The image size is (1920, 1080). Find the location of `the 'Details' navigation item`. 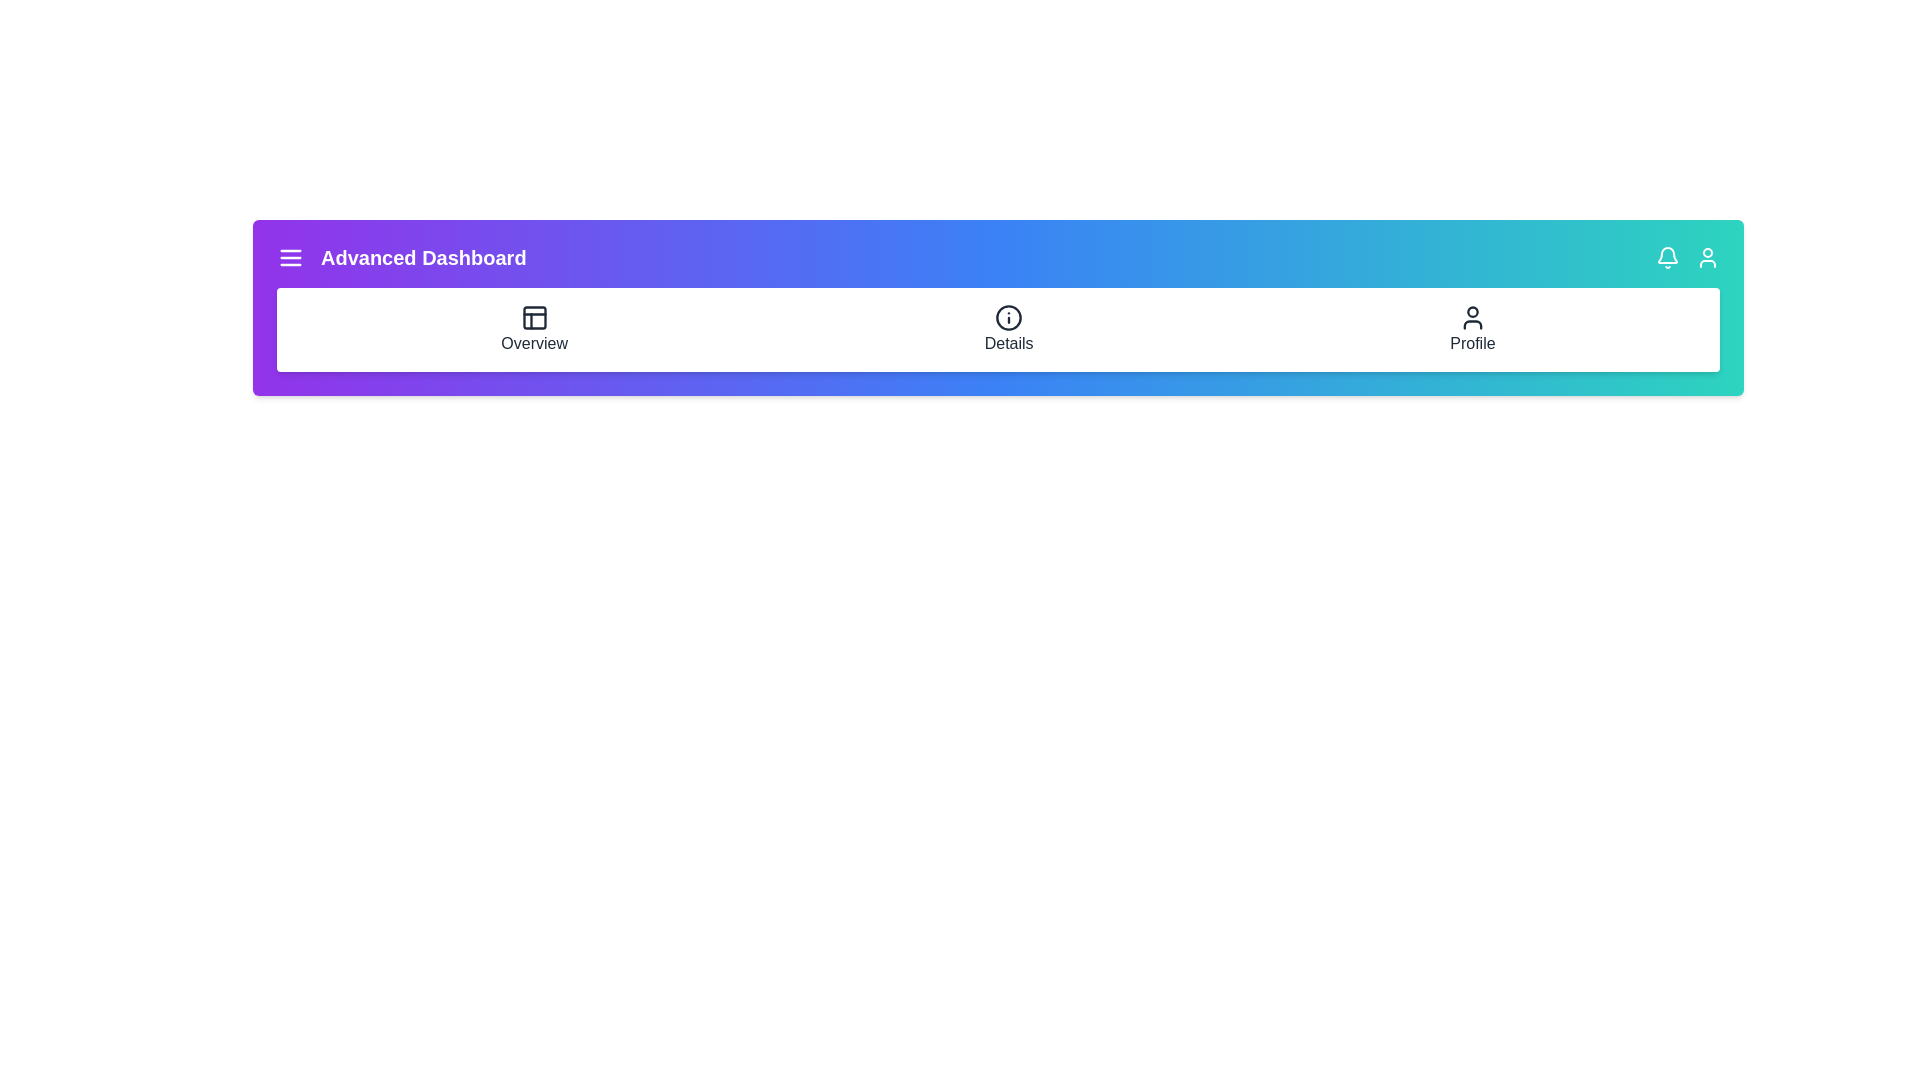

the 'Details' navigation item is located at coordinates (1008, 329).